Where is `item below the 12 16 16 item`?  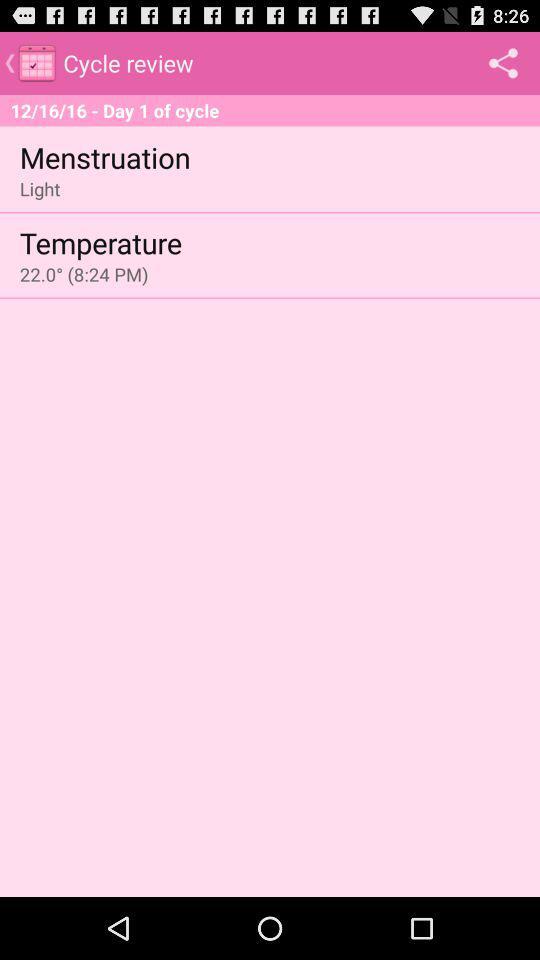 item below the 12 16 16 item is located at coordinates (105, 155).